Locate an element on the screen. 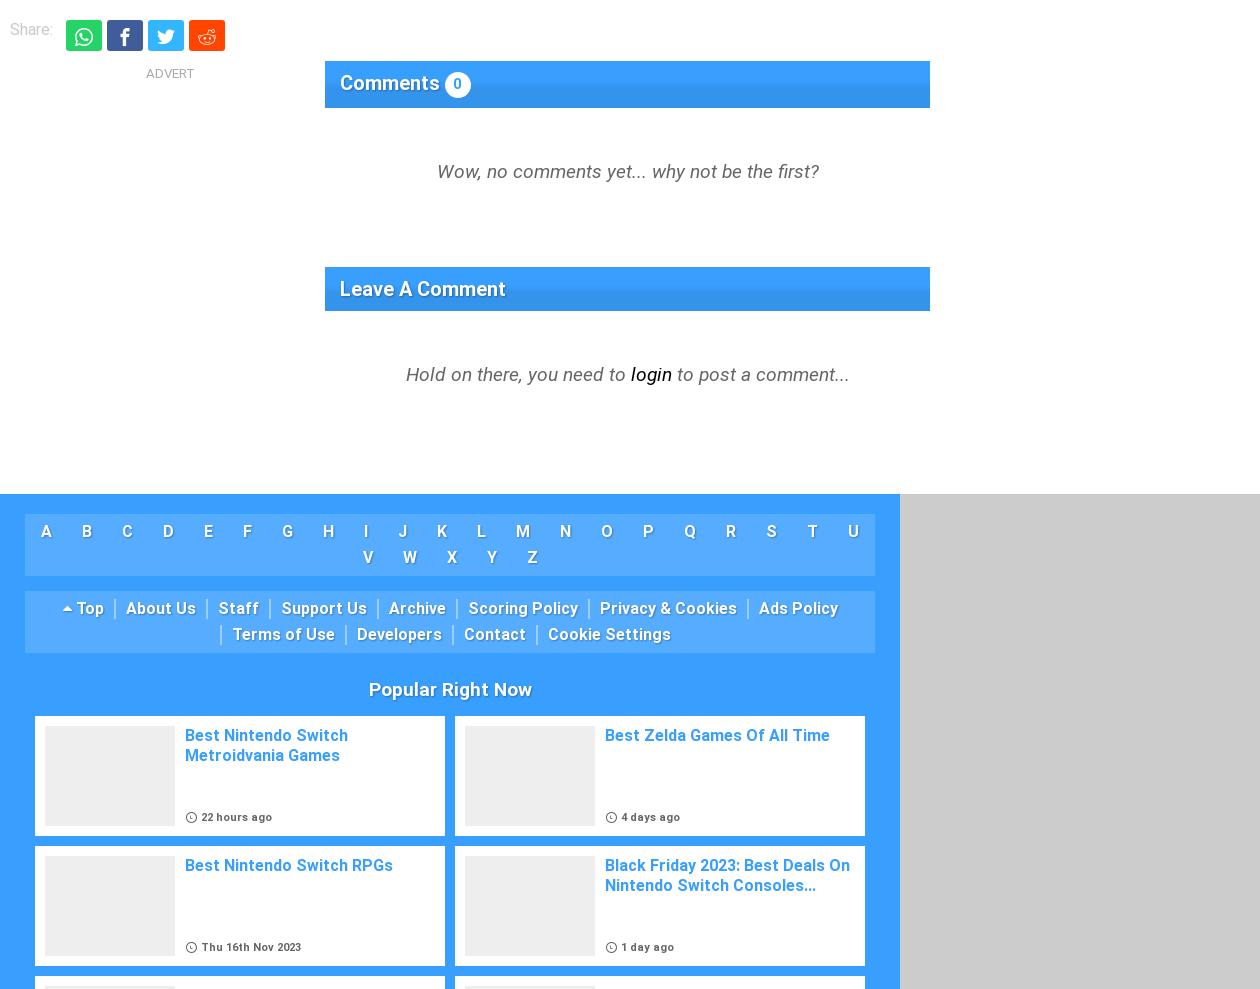 This screenshot has height=989, width=1260. '1 day ago' is located at coordinates (621, 947).